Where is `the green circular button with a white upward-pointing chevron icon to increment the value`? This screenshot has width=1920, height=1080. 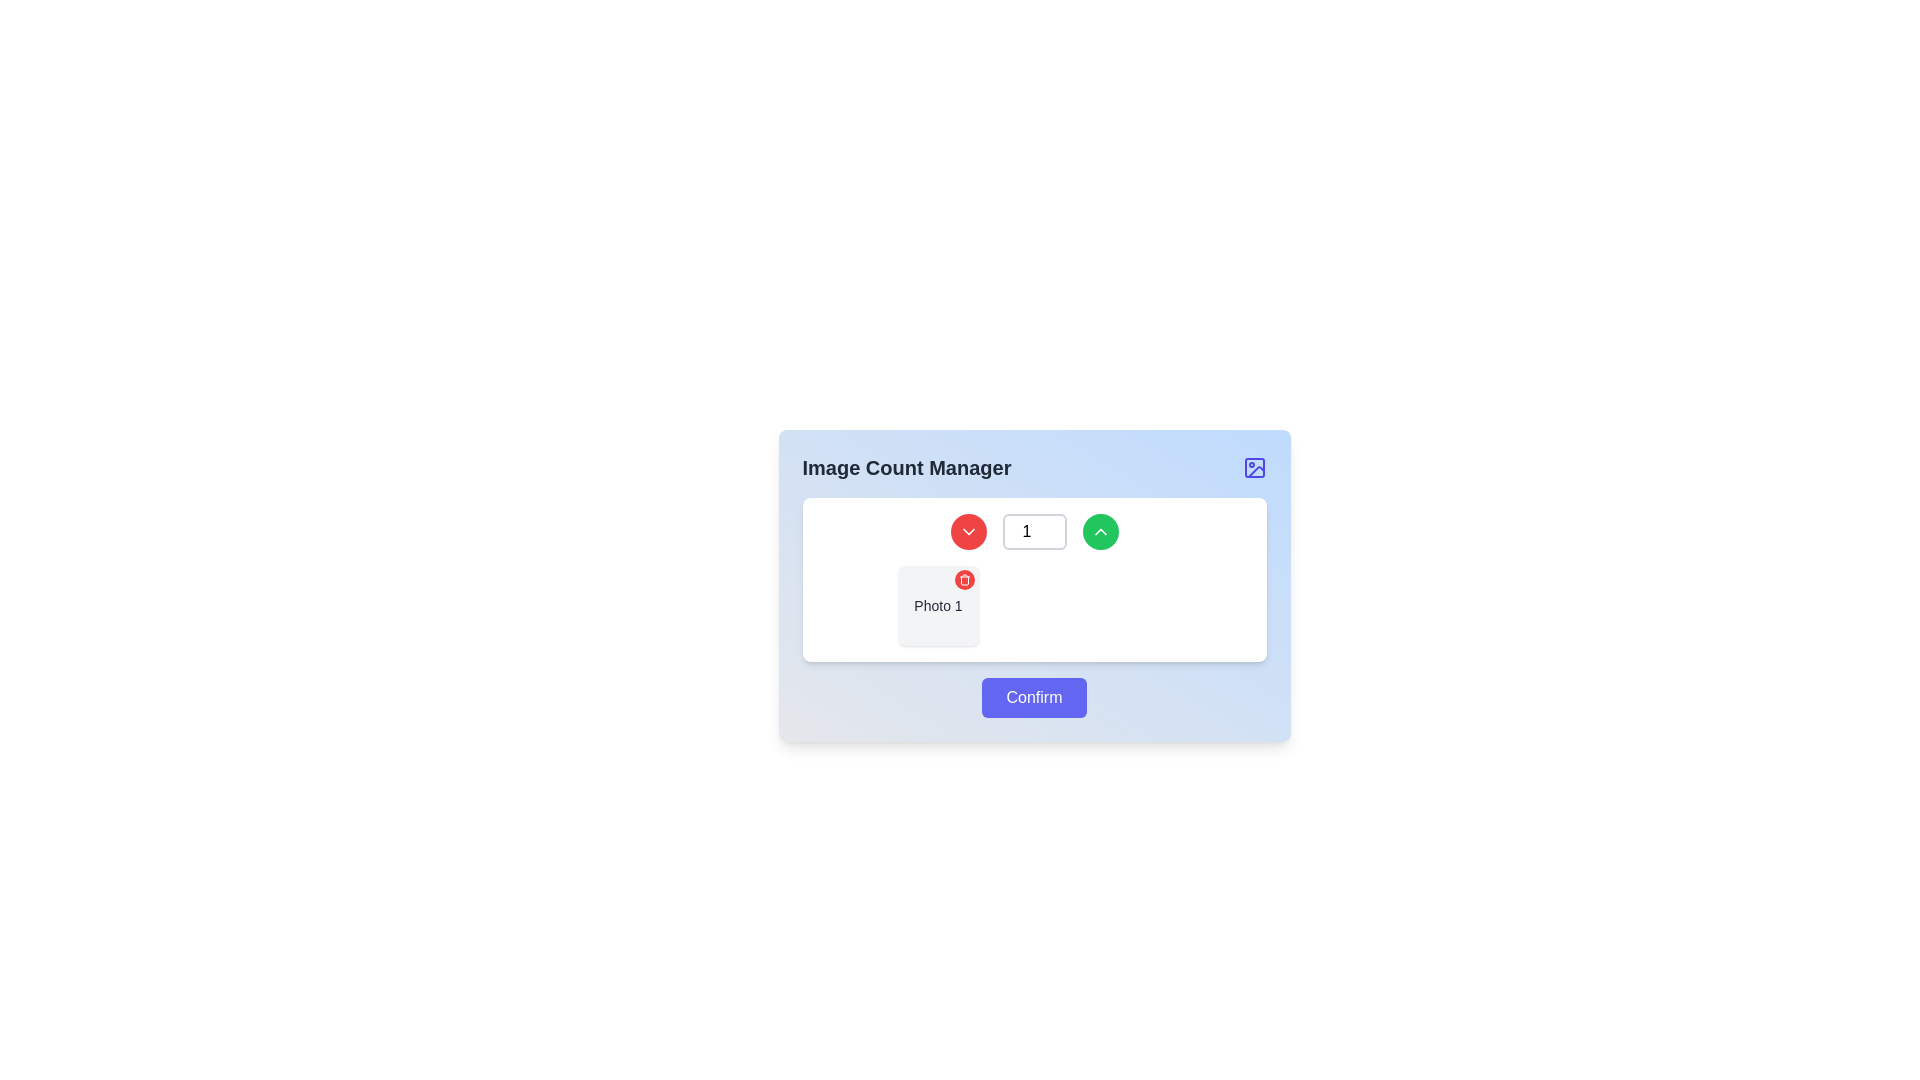
the green circular button with a white upward-pointing chevron icon to increment the value is located at coordinates (1099, 531).